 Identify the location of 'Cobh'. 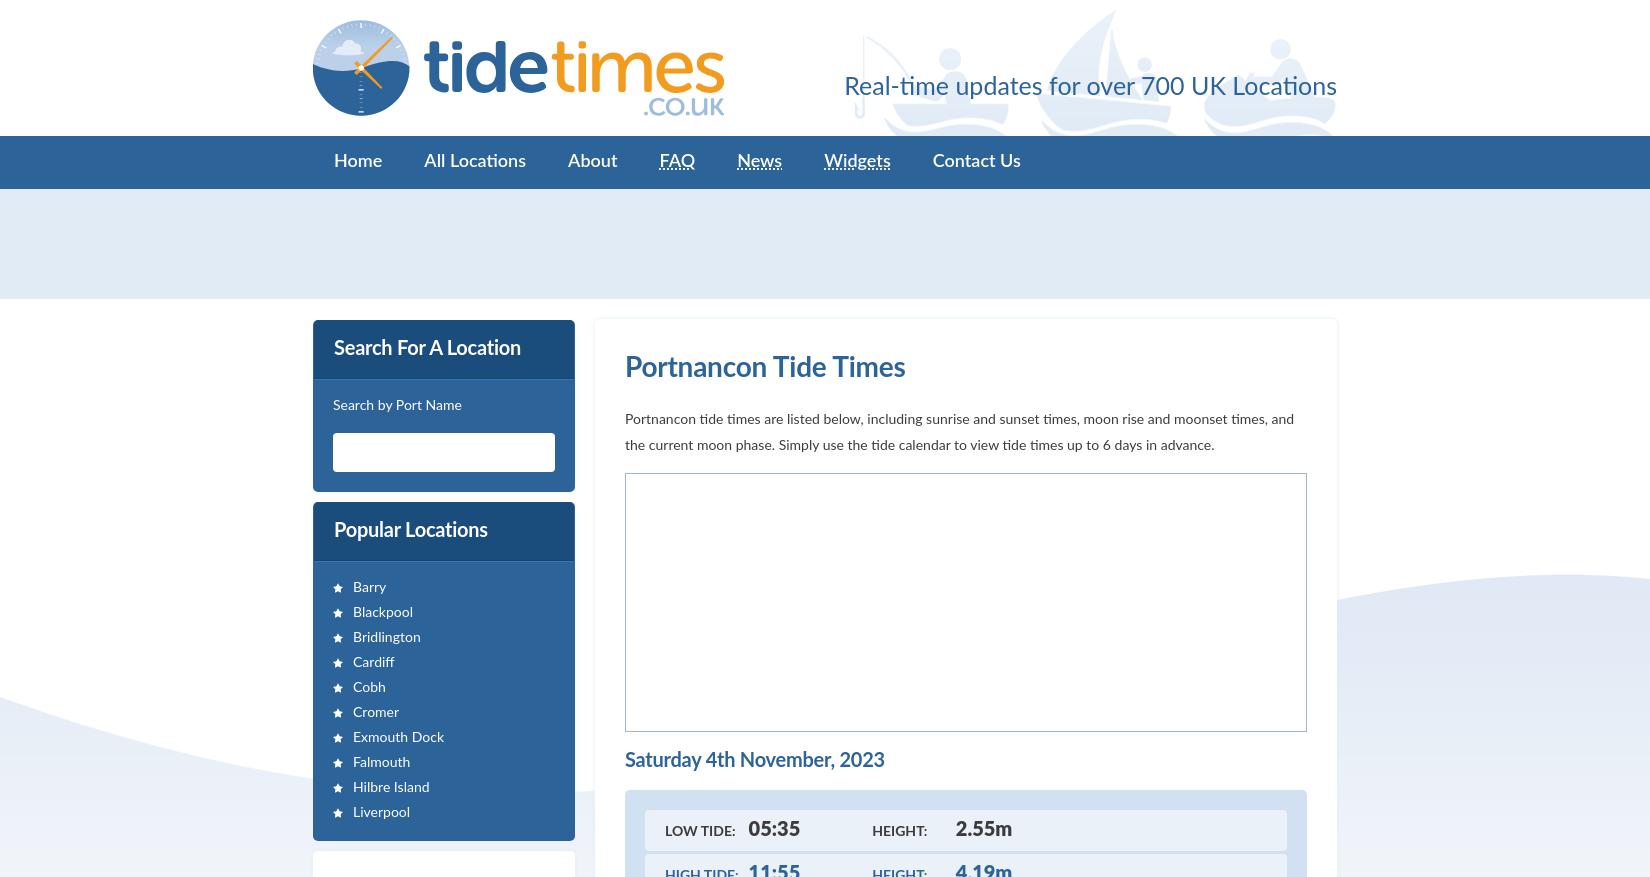
(352, 687).